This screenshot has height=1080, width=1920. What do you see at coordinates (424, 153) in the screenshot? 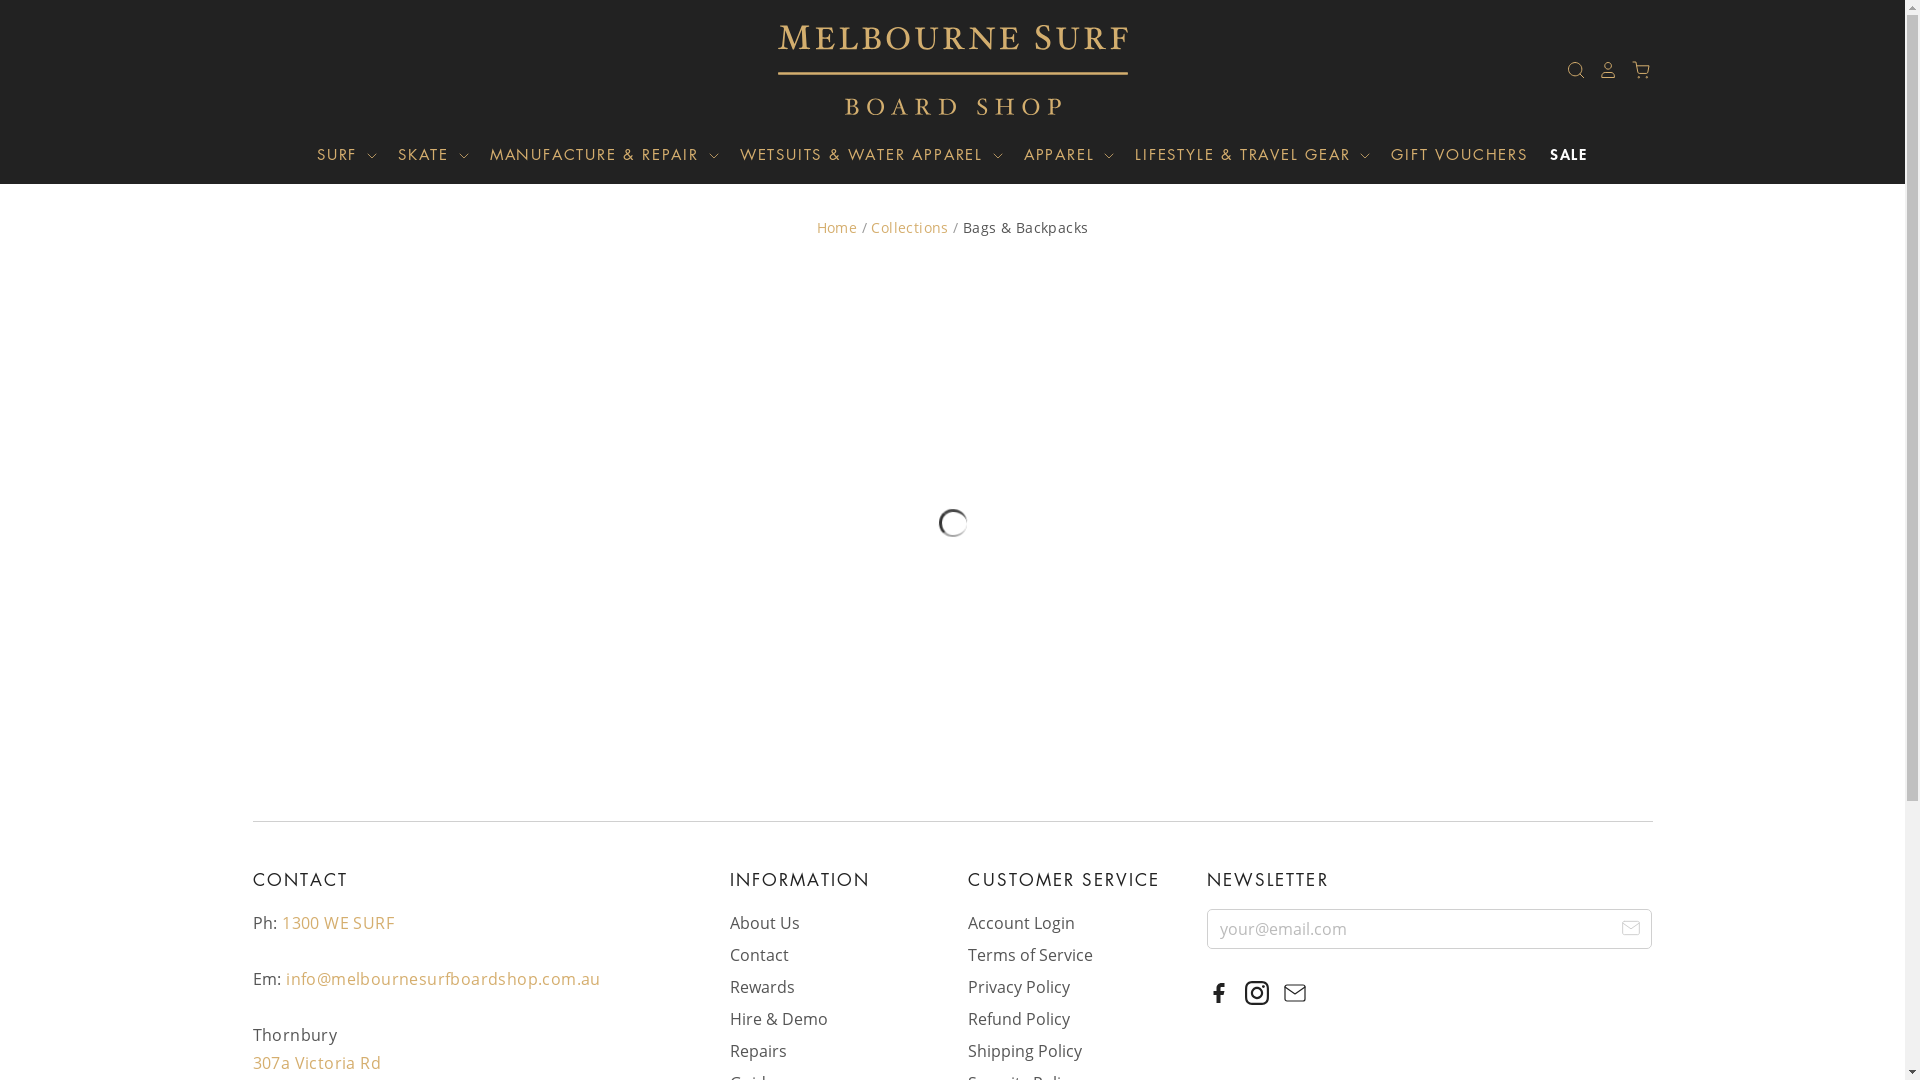
I see `'SKATE'` at bounding box center [424, 153].